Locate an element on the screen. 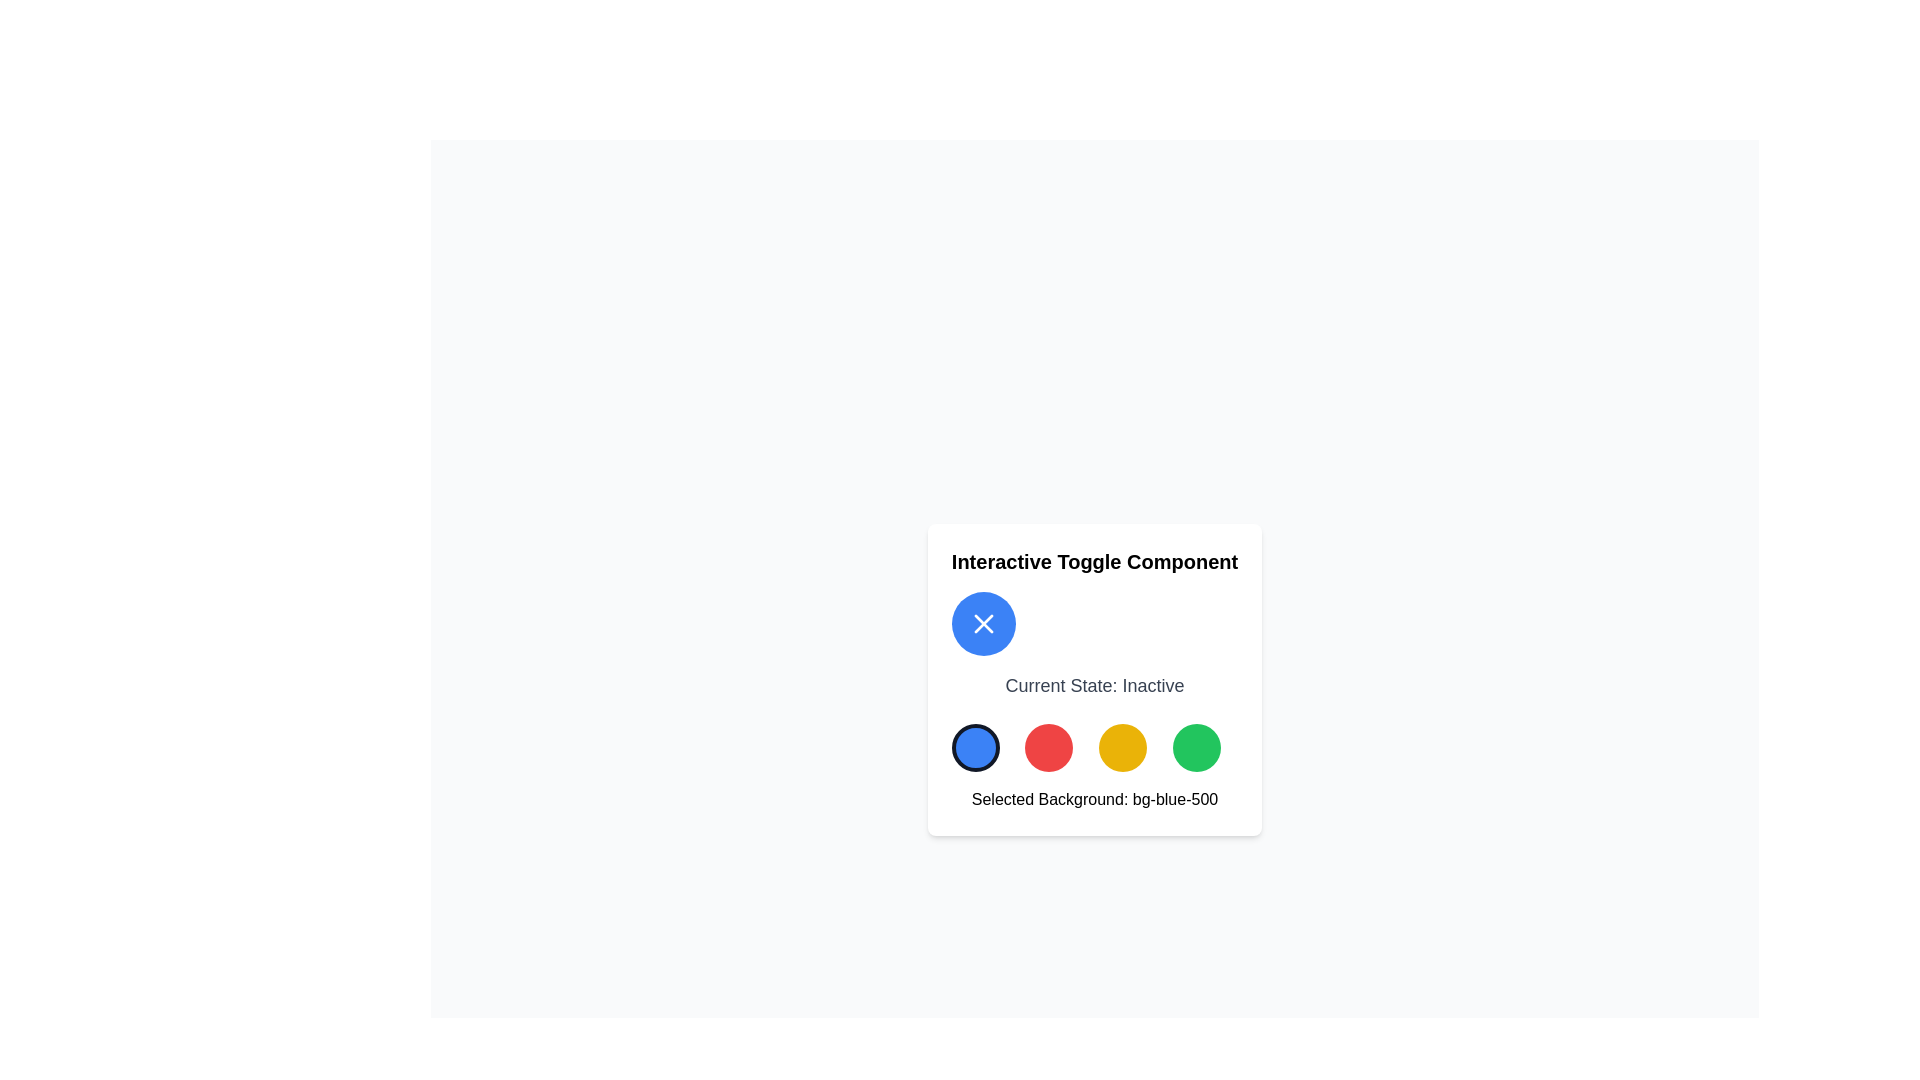 The width and height of the screenshot is (1920, 1080). the SVG graphic icon depicting a diagonal cross ('X') located at the center-right area of the interface, which is part of a blue circular button is located at coordinates (983, 623).